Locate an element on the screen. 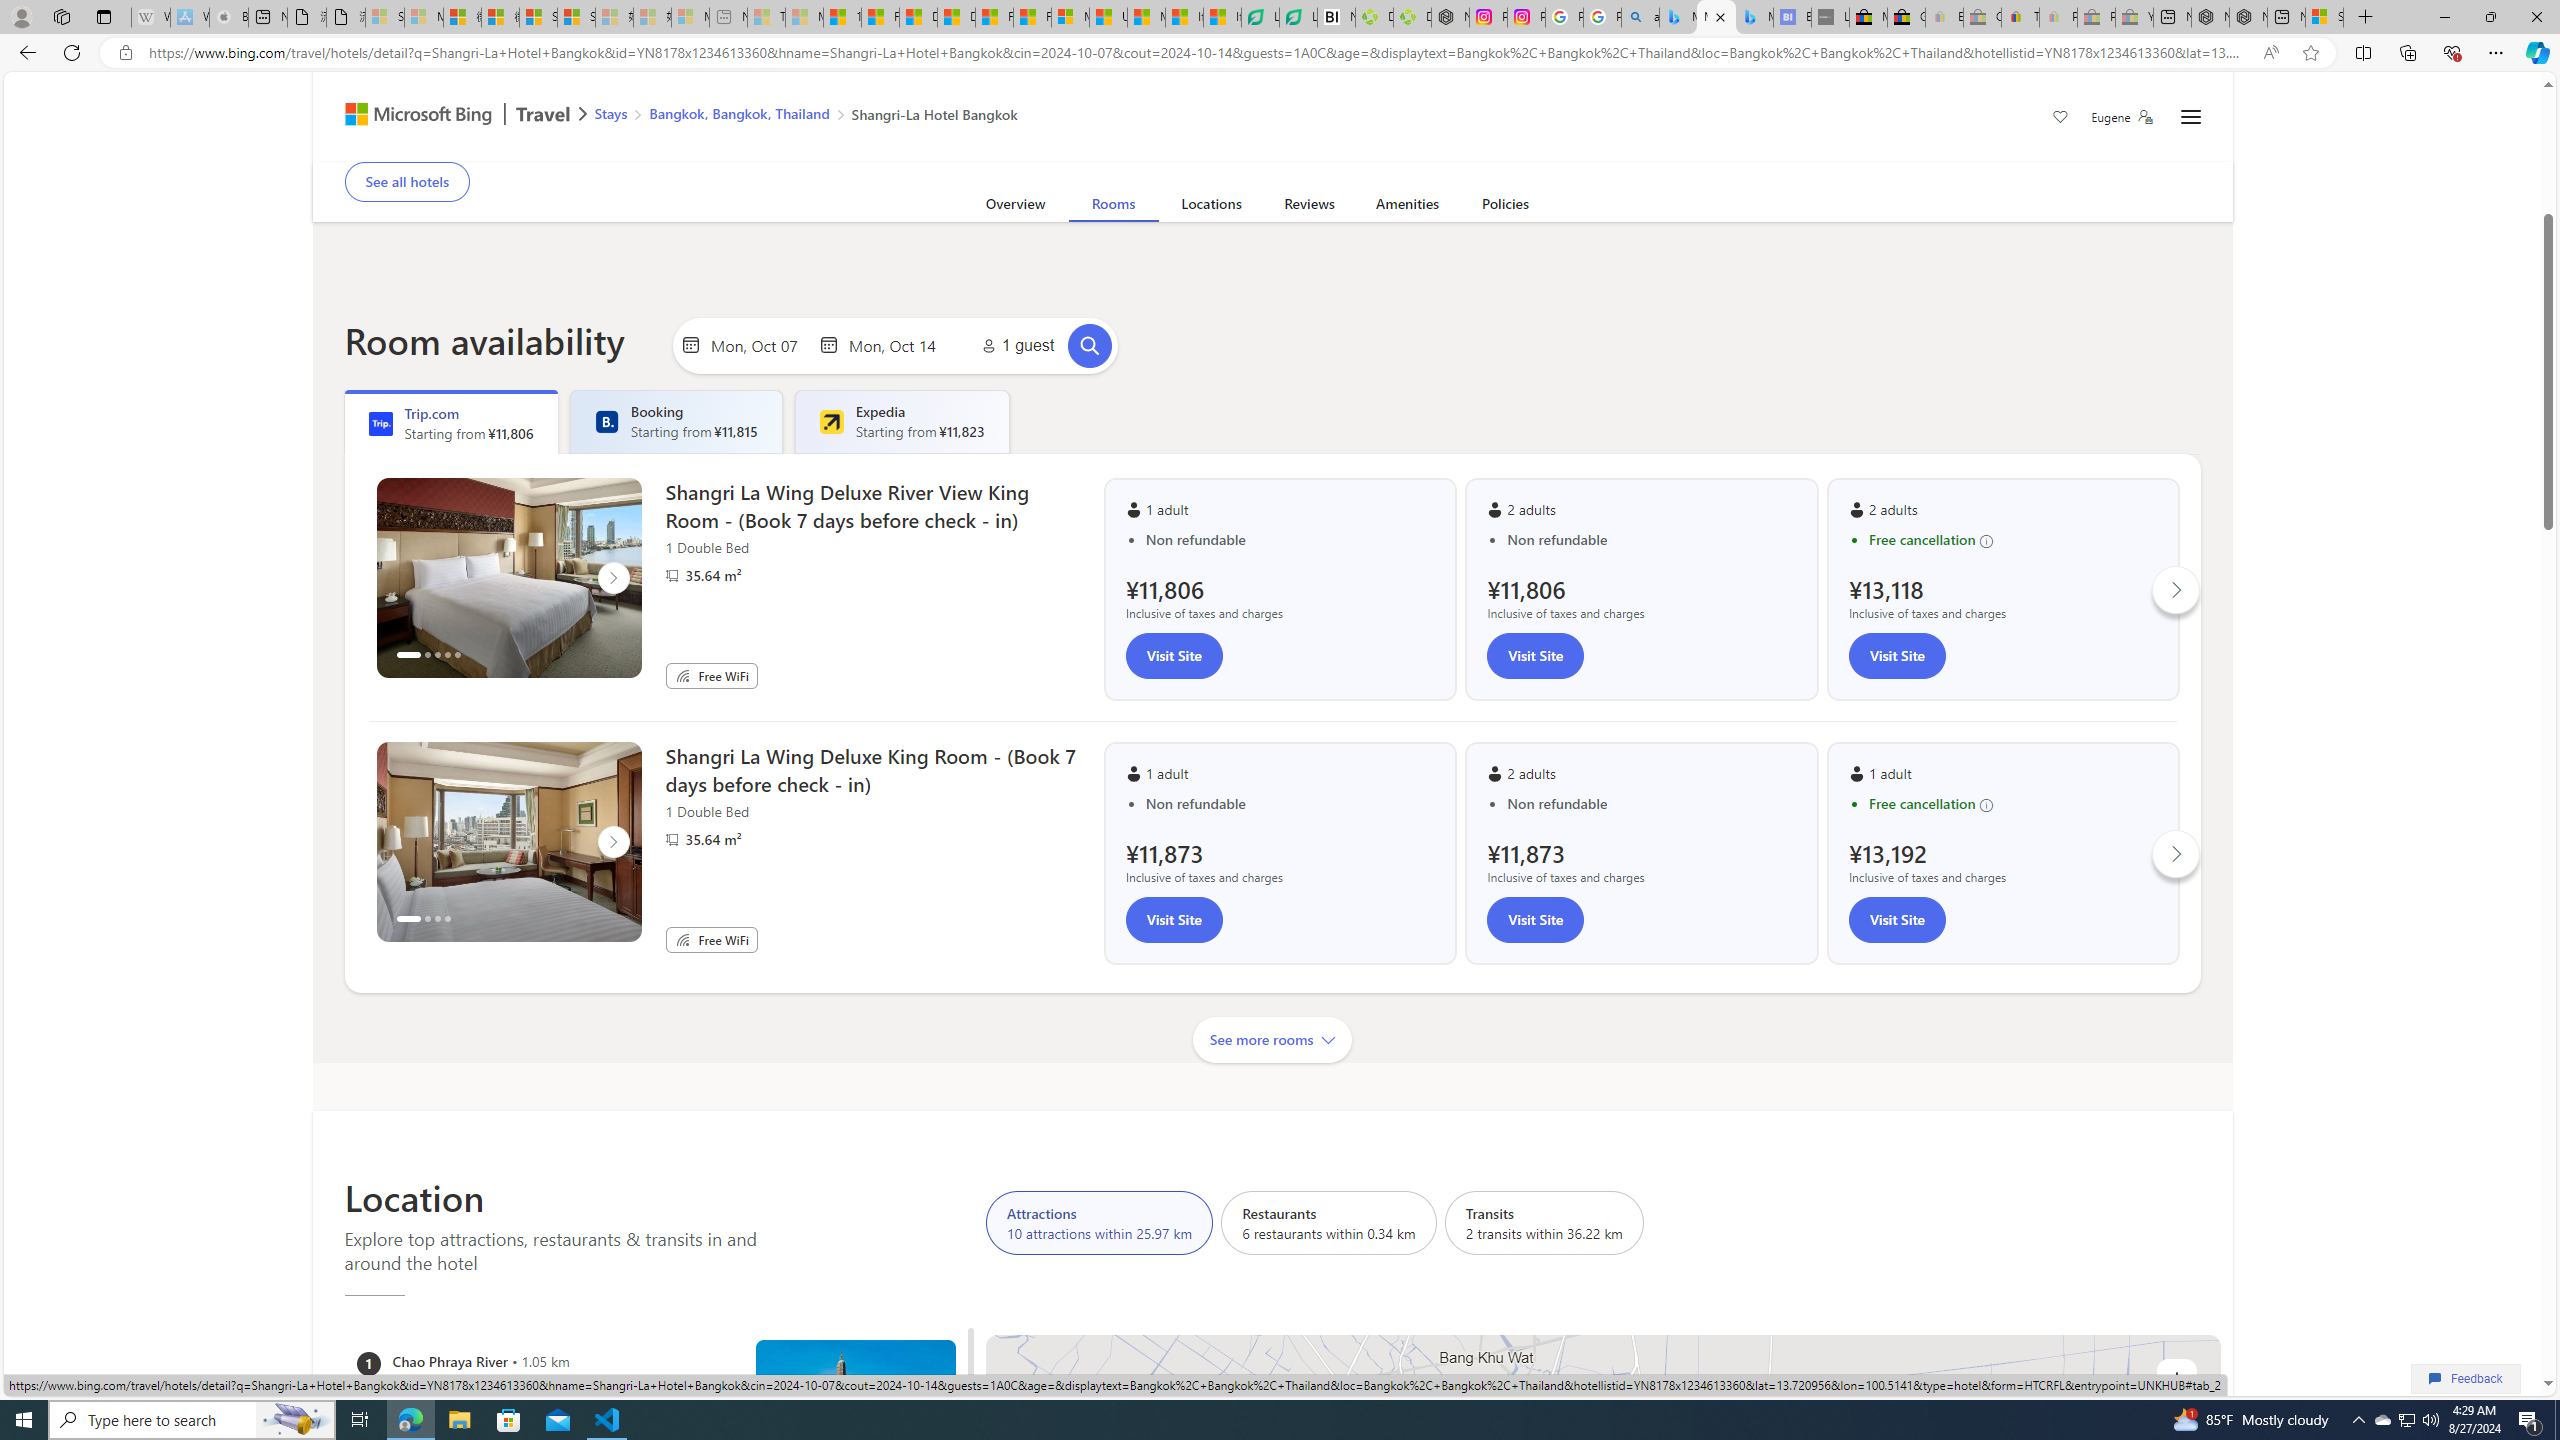 This screenshot has height=1440, width=2560. 'alabama high school quarterback dies - Search' is located at coordinates (1639, 16).